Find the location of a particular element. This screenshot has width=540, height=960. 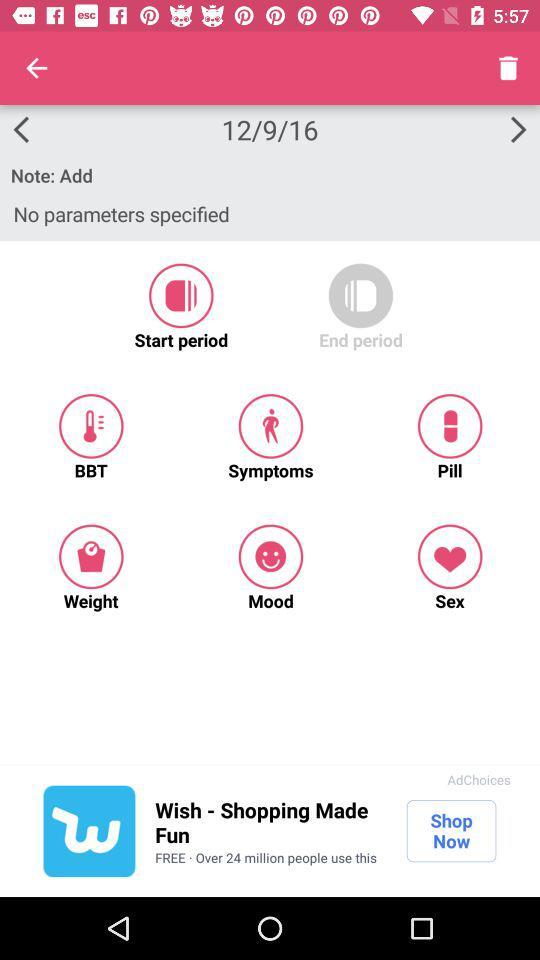

the app to the left of shop now app is located at coordinates (270, 822).